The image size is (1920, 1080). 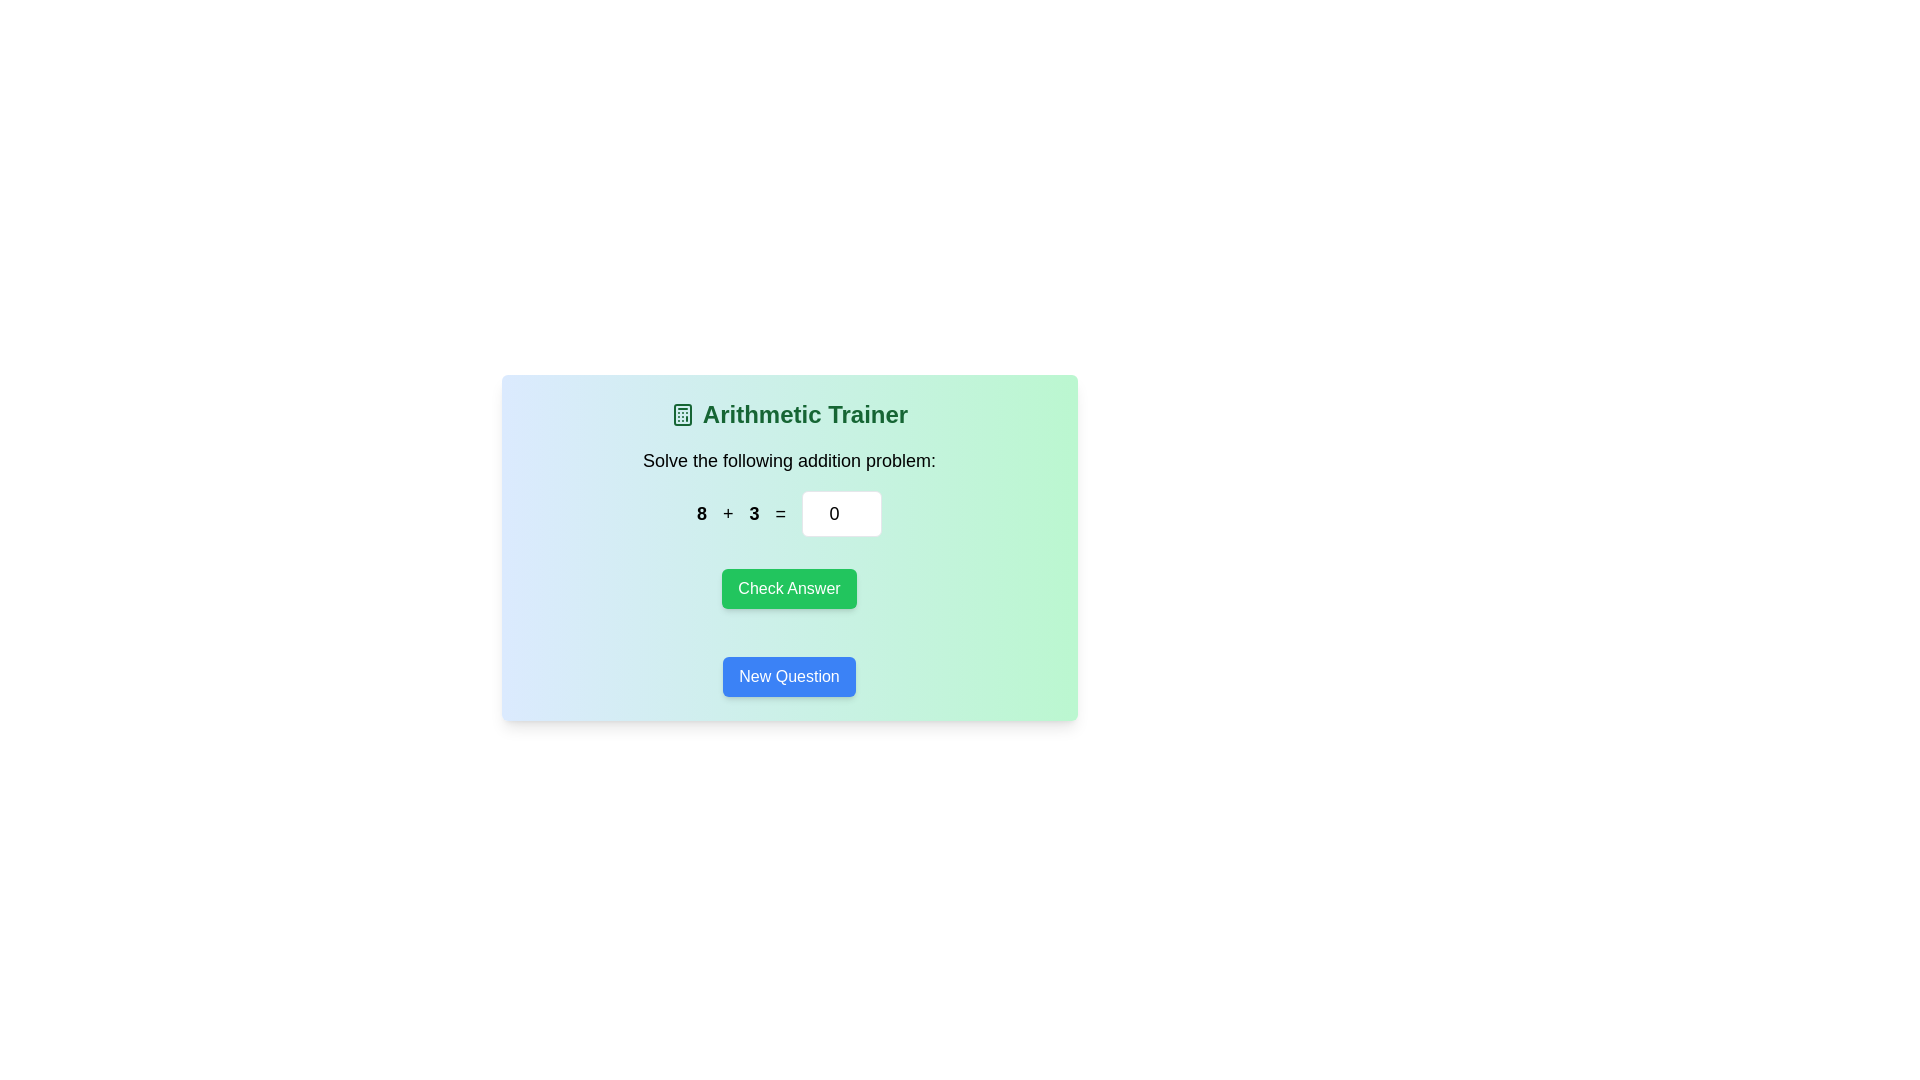 I want to click on the text label displaying the equals sign '=' which is positioned centrally in the arithmetic expression layout, between '3' and an answer input box, so click(x=779, y=512).